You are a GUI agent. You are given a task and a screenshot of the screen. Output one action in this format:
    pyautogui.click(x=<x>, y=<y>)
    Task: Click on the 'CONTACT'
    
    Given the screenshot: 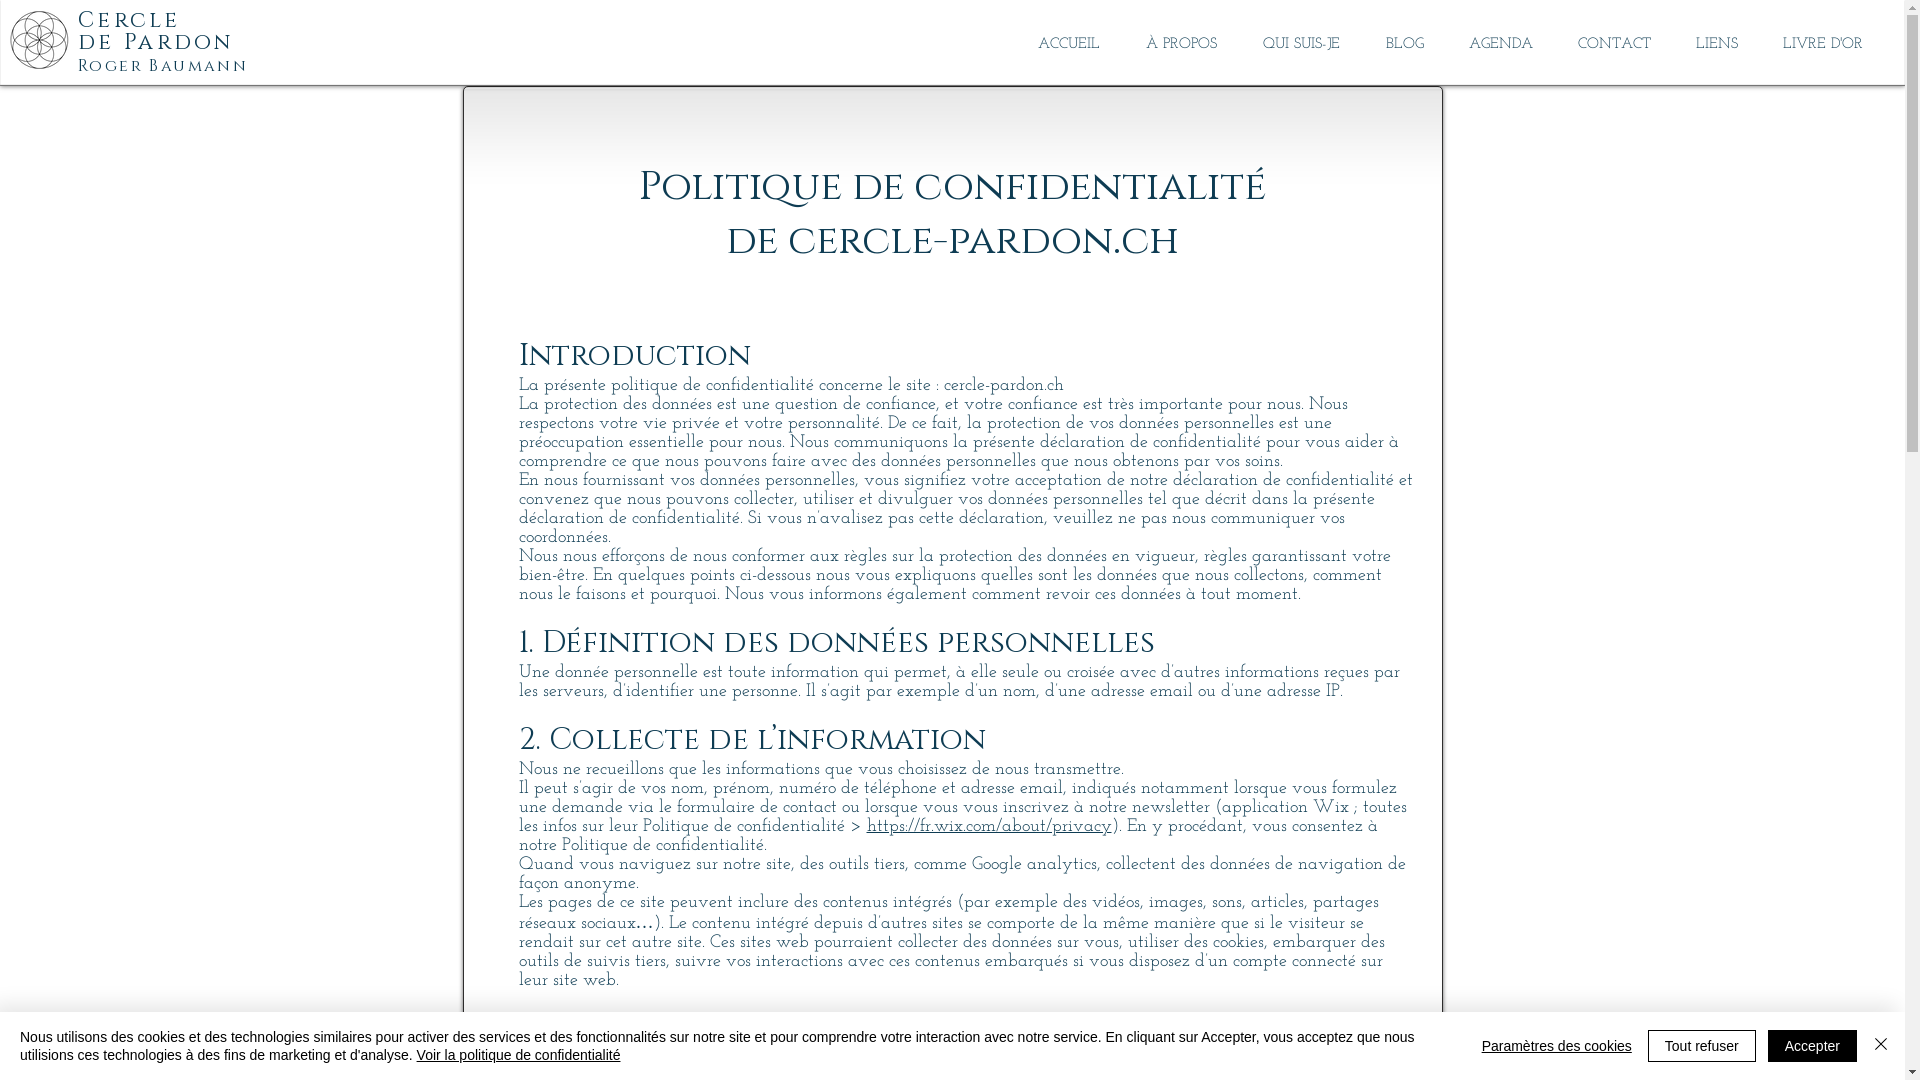 What is the action you would take?
    pyautogui.click(x=1613, y=44)
    